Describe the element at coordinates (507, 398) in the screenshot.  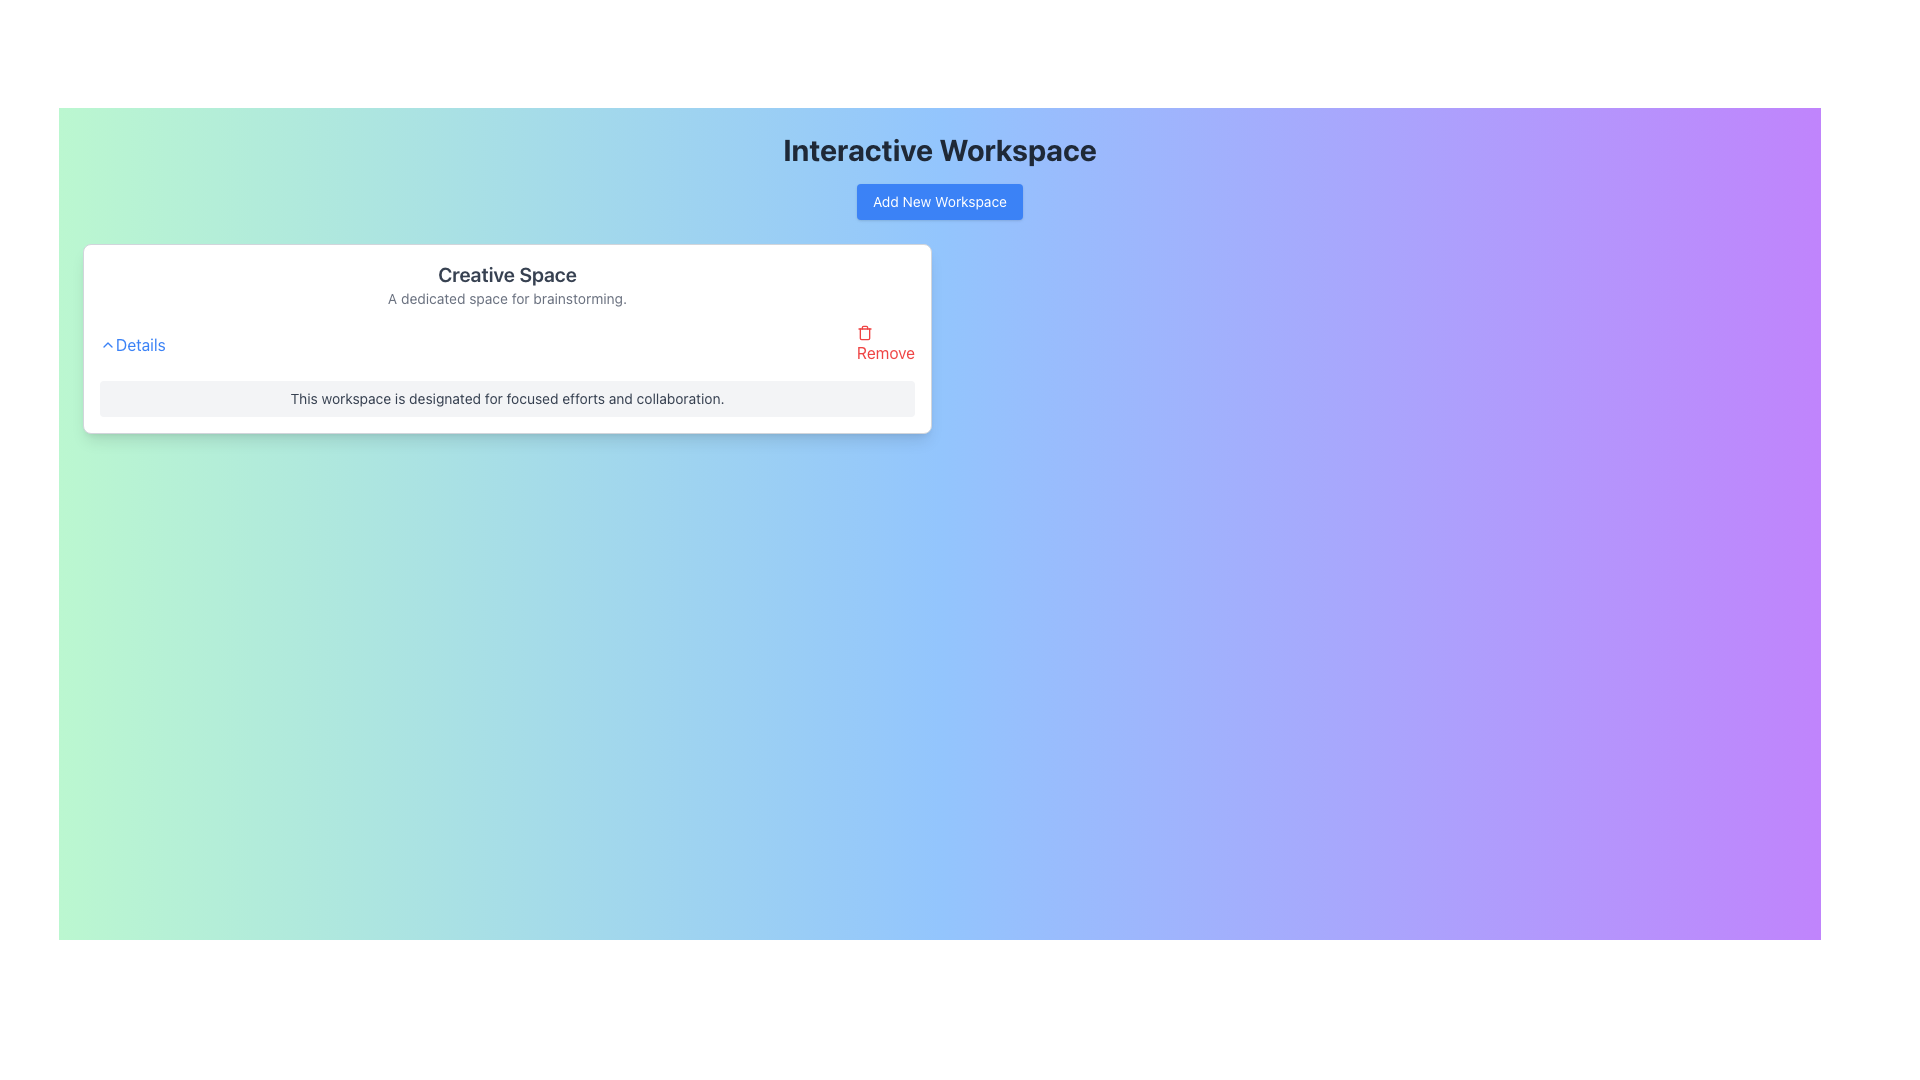
I see `the descriptive text box located at the bottom of the 'Creative Space' card, which provides contextual support for the main content` at that location.